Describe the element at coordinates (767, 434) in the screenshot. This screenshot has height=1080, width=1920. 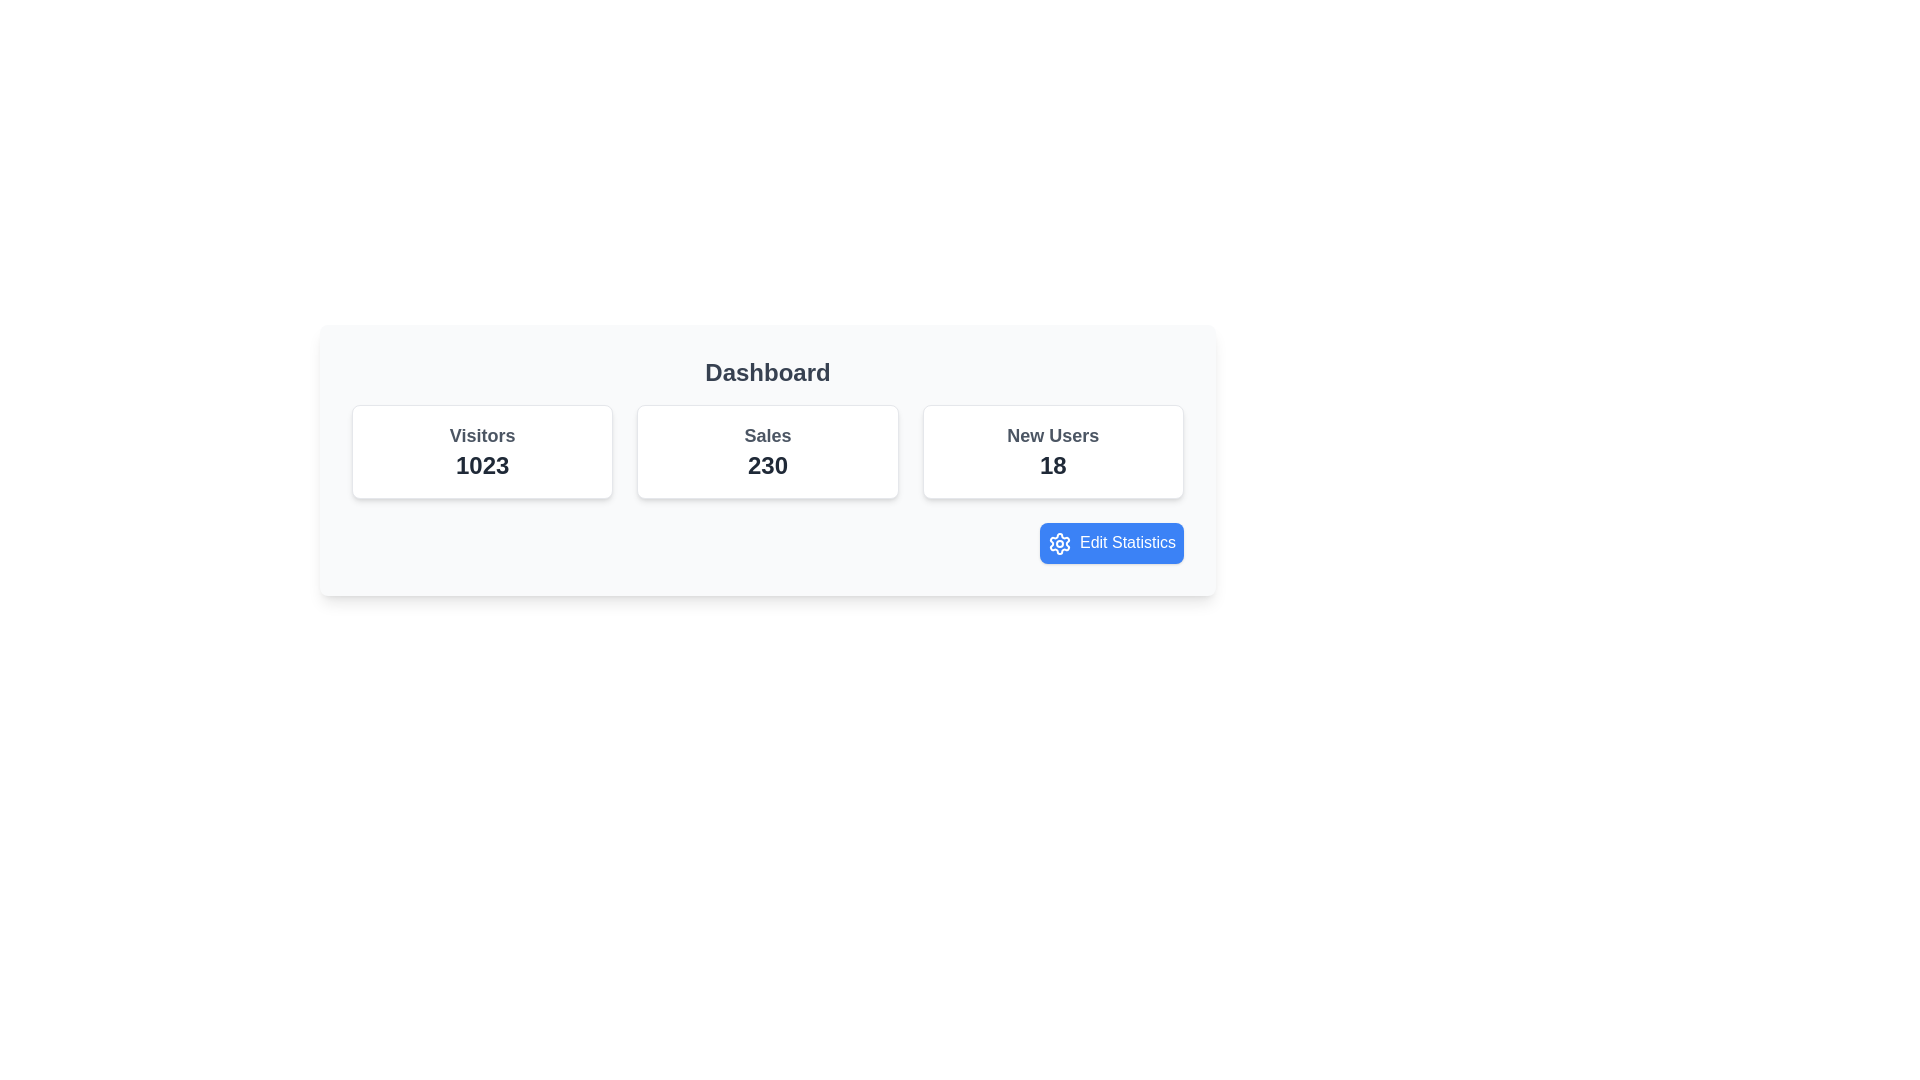
I see `the title text element indicating 'Sales', which is located at the top center of the second card in a group of three cards, positioned directly above the numerical value '230'` at that location.